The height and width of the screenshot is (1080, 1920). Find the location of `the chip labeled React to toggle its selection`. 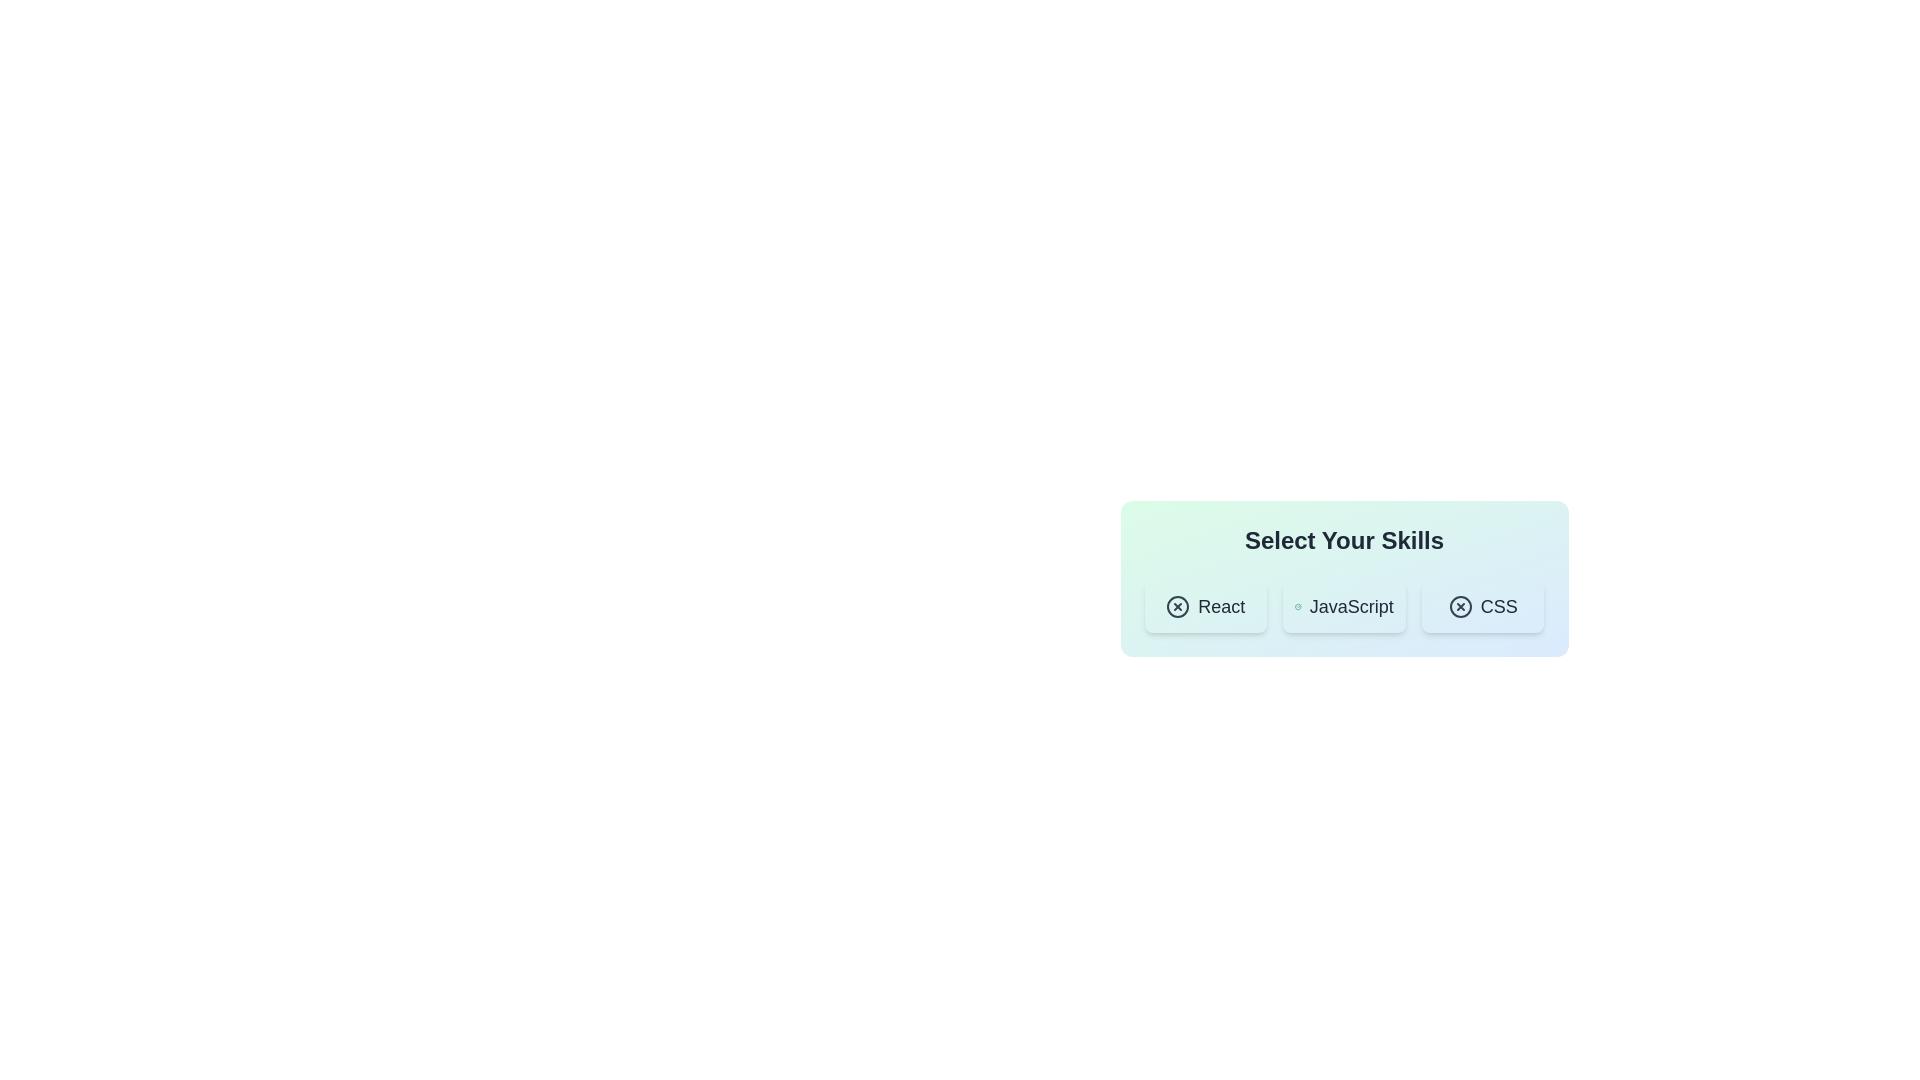

the chip labeled React to toggle its selection is located at coordinates (1204, 605).